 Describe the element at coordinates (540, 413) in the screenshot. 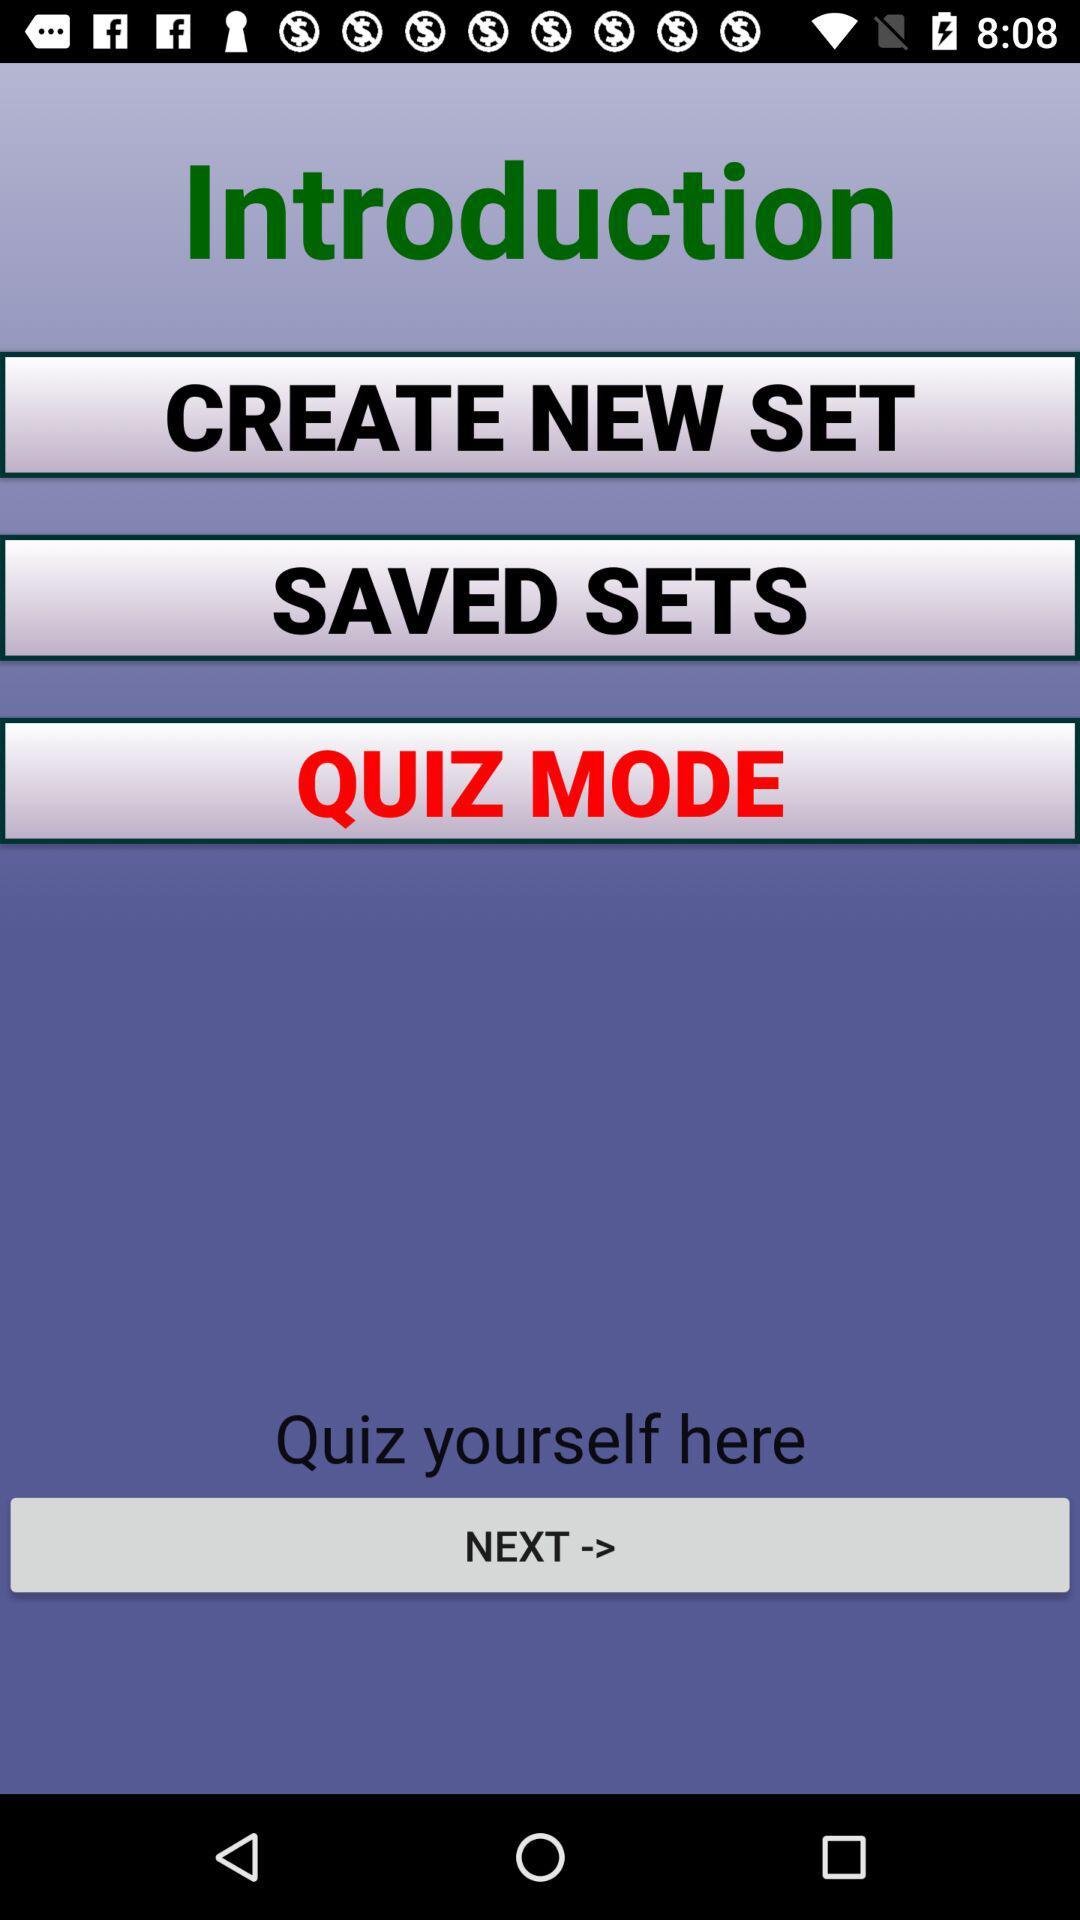

I see `the create new set icon` at that location.